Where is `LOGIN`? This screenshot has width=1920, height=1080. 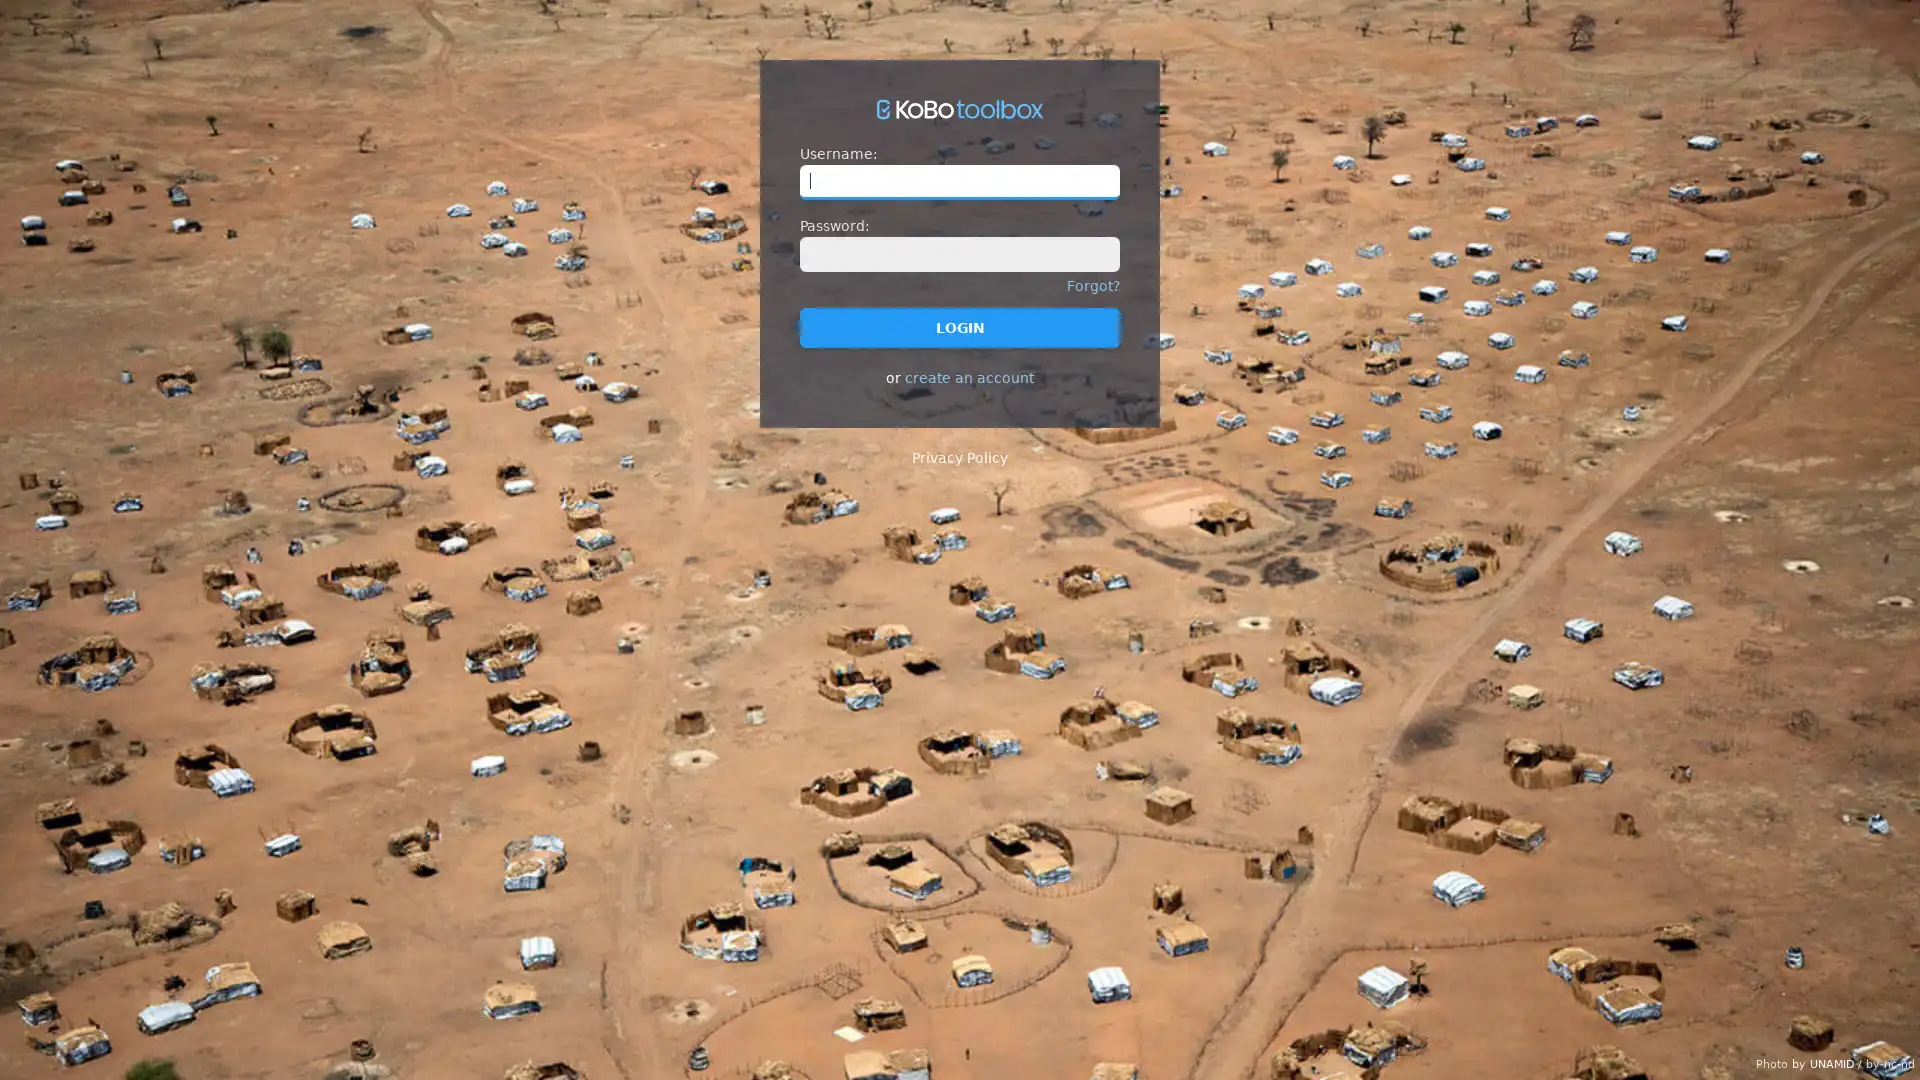 LOGIN is located at coordinates (960, 326).